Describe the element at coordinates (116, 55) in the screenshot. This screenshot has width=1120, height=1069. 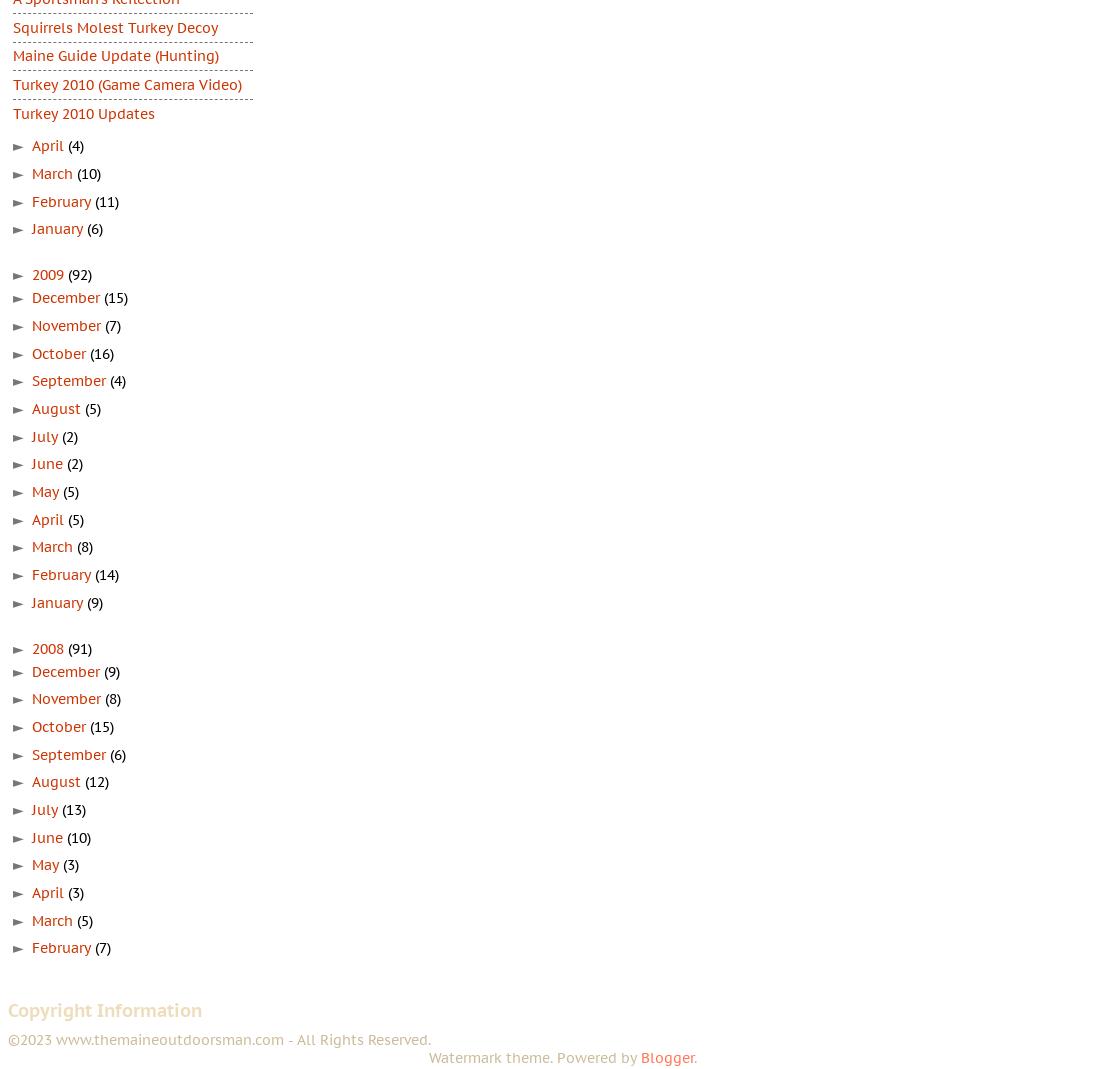
I see `'Maine Guide Update (Hunting)'` at that location.